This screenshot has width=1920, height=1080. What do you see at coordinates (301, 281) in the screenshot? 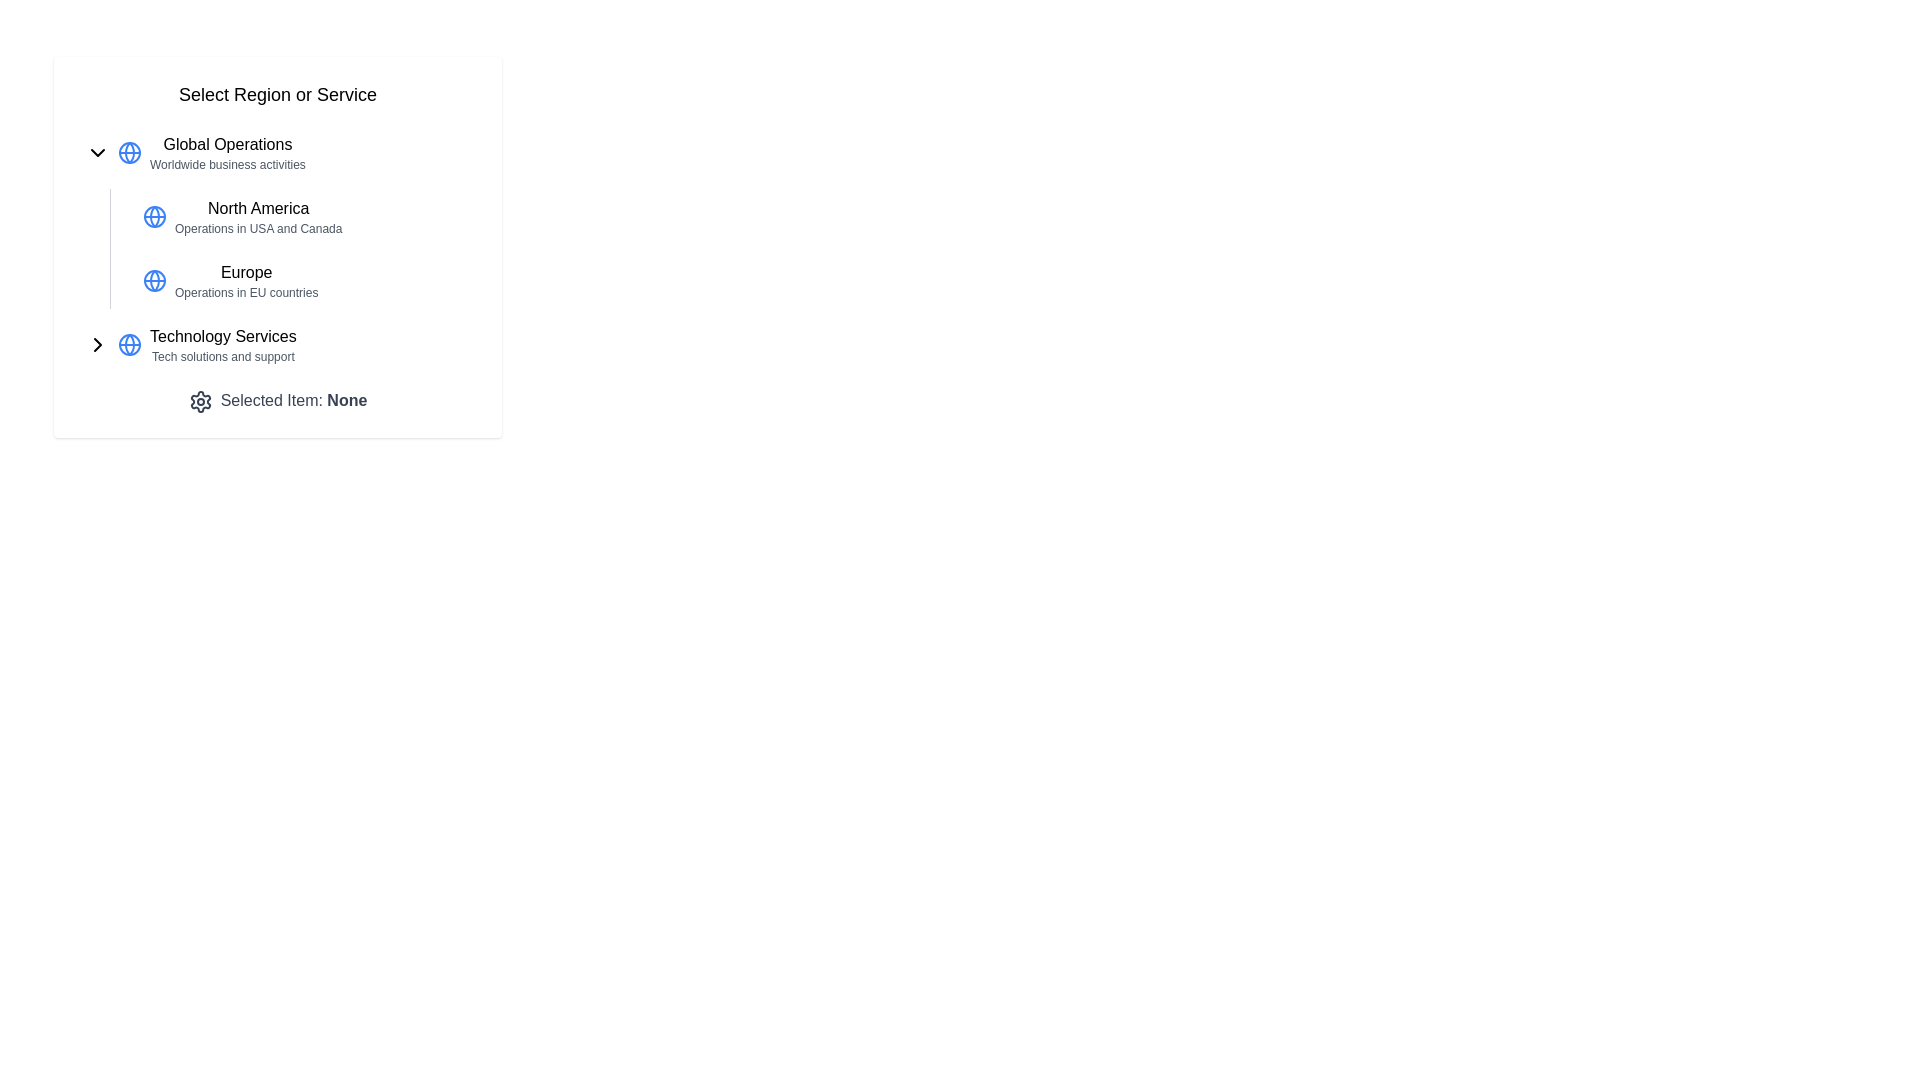
I see `the 'Europe' menu item, which is displayed in bold with a globe icon on the left` at bounding box center [301, 281].